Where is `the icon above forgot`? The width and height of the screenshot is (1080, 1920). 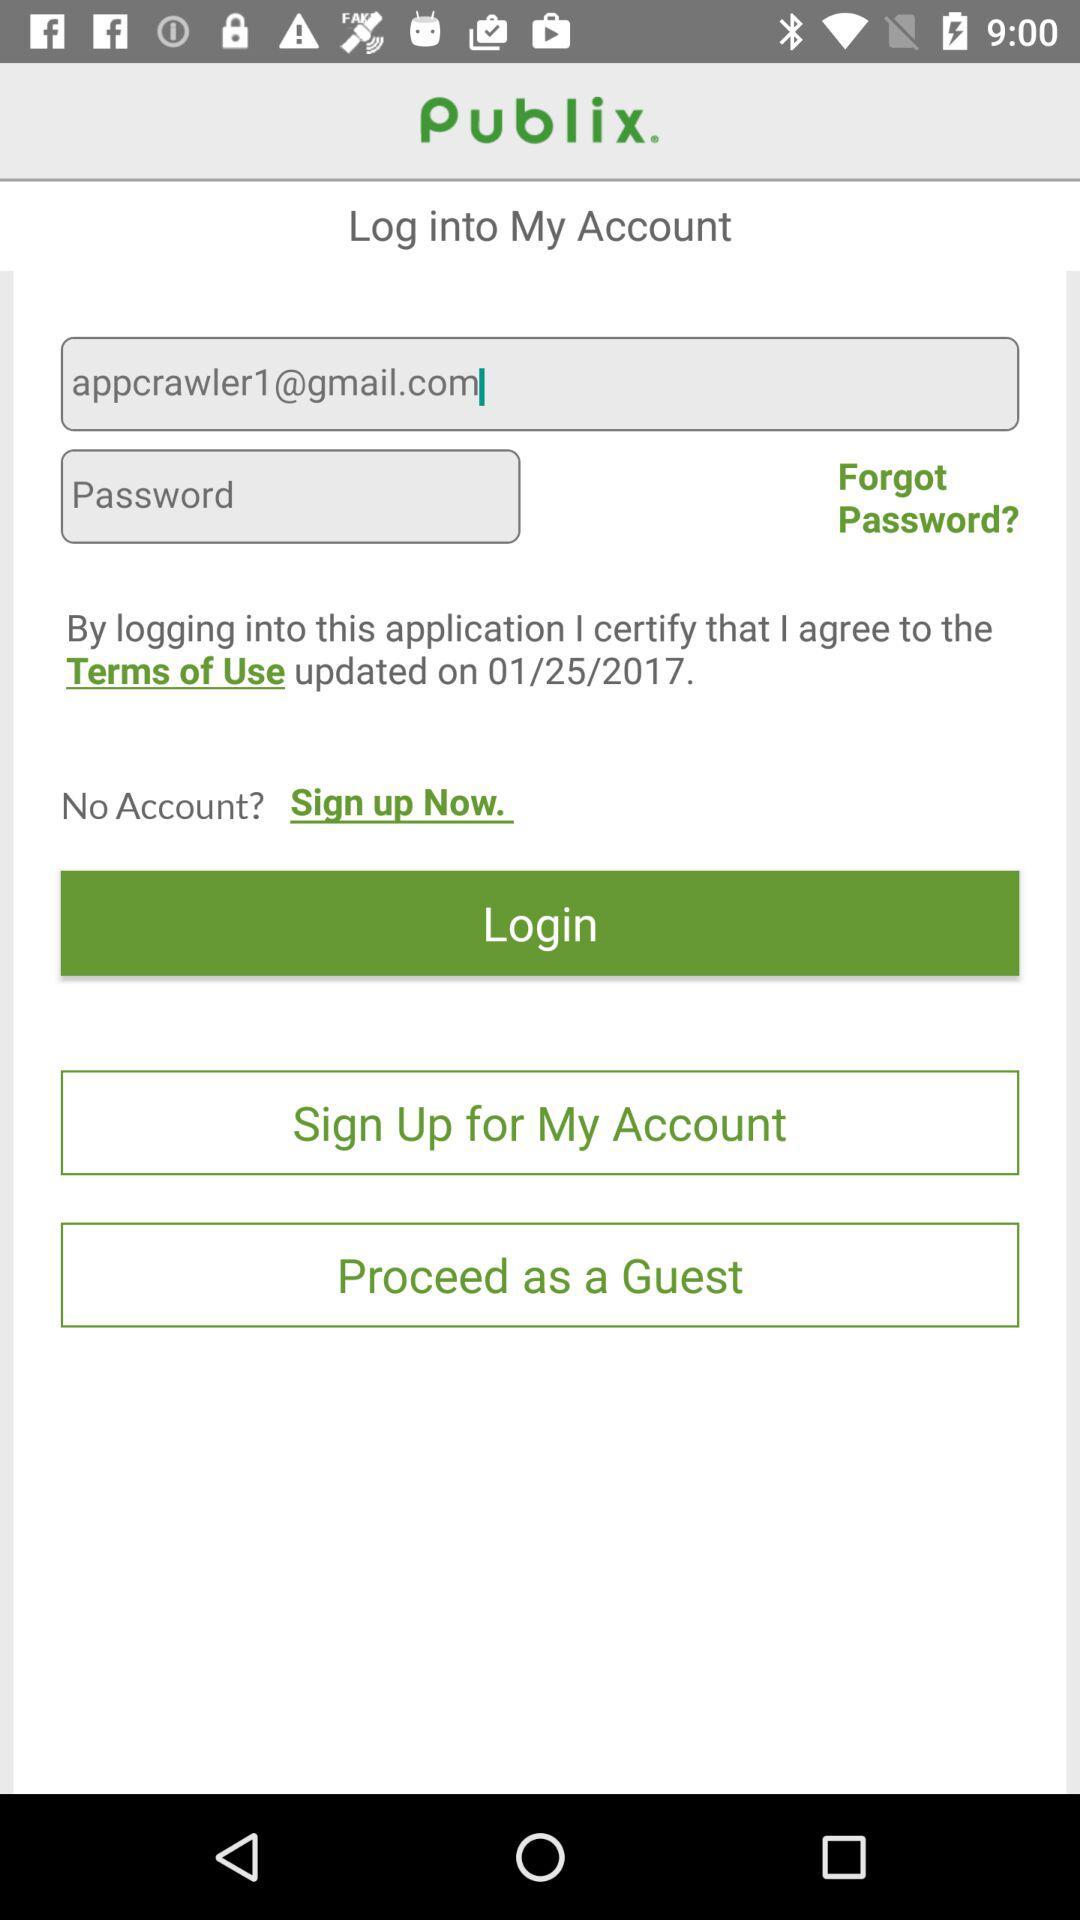 the icon above forgot is located at coordinates (540, 386).